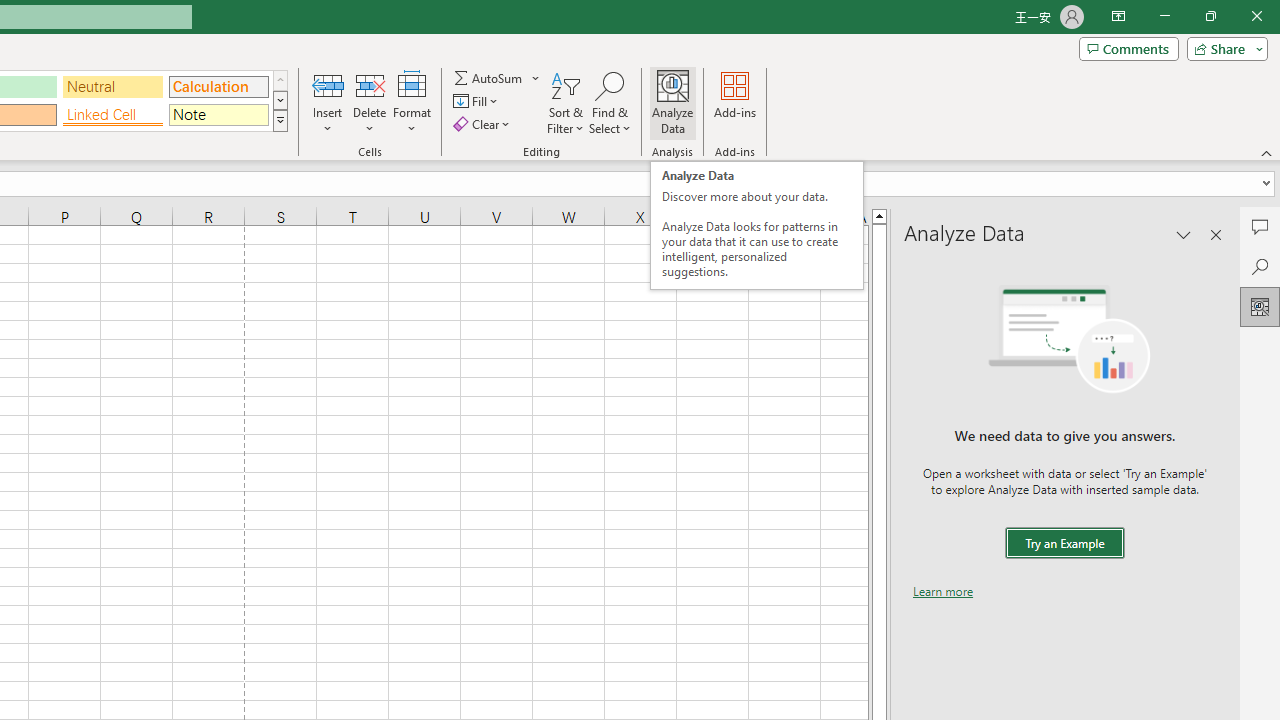  Describe the element at coordinates (1164, 16) in the screenshot. I see `'Minimize'` at that location.